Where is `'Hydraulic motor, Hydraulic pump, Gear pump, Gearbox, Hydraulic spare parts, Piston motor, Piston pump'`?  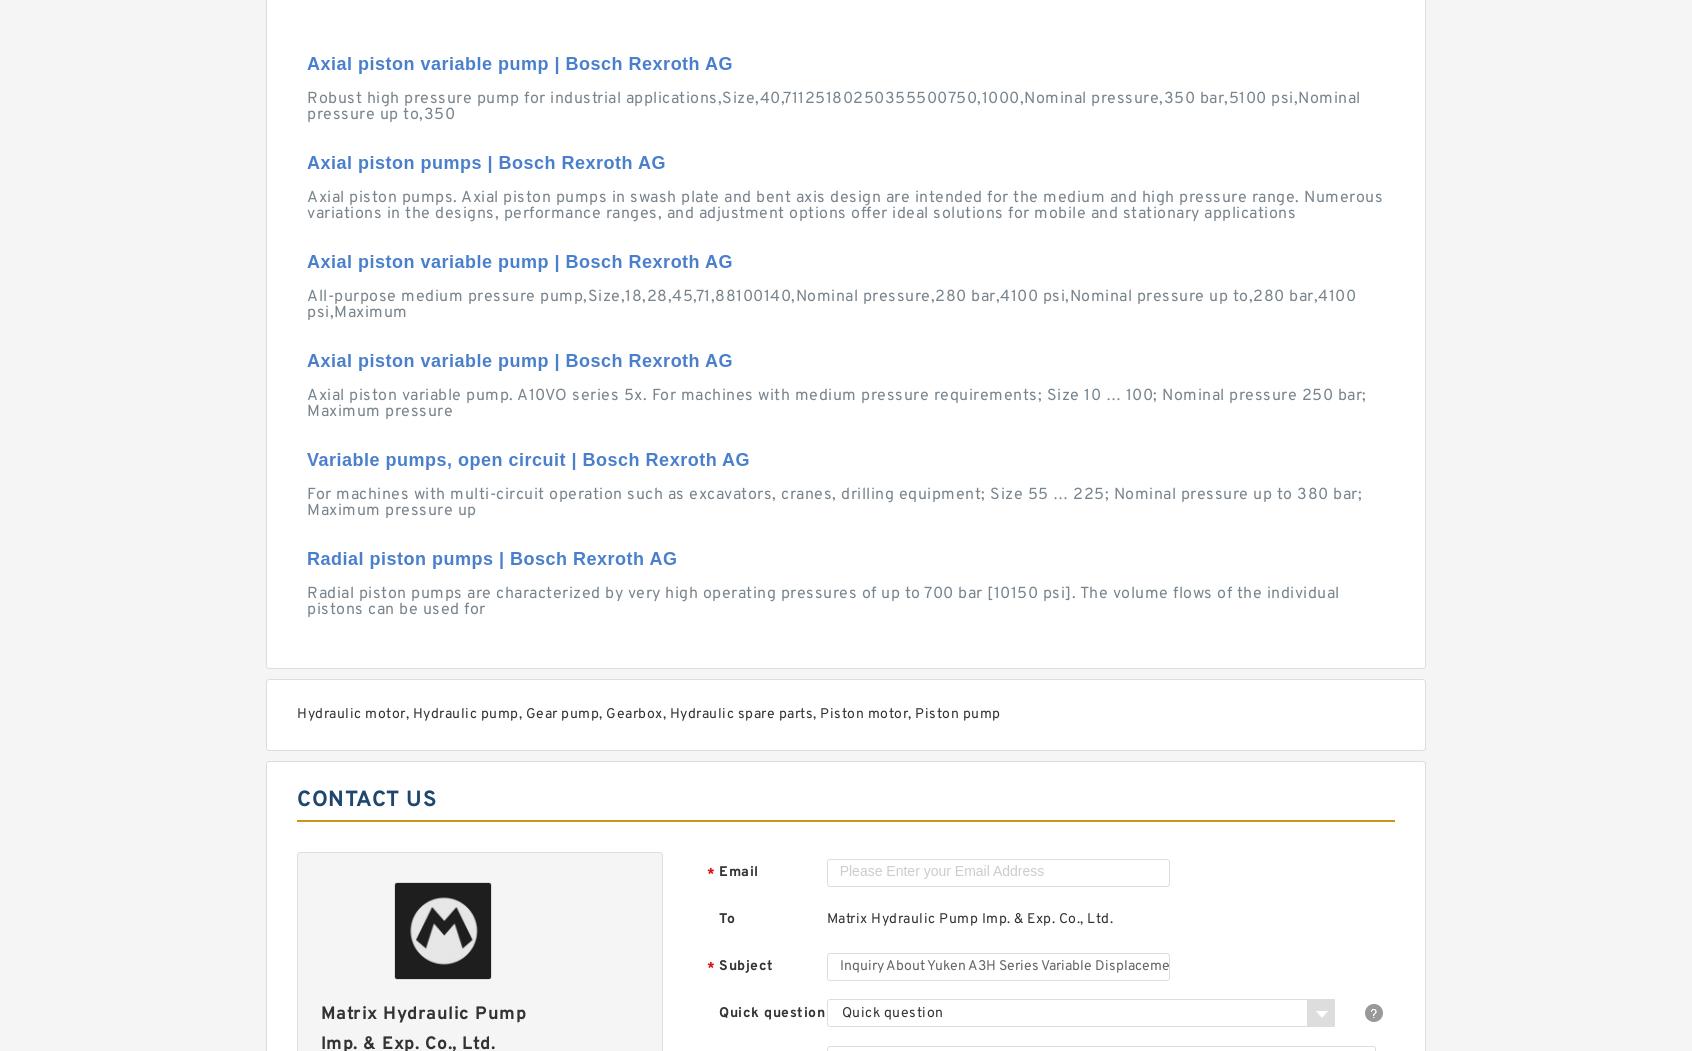
'Hydraulic motor, Hydraulic pump, Gear pump, Gearbox, Hydraulic spare parts, Piston motor, Piston pump' is located at coordinates (648, 713).